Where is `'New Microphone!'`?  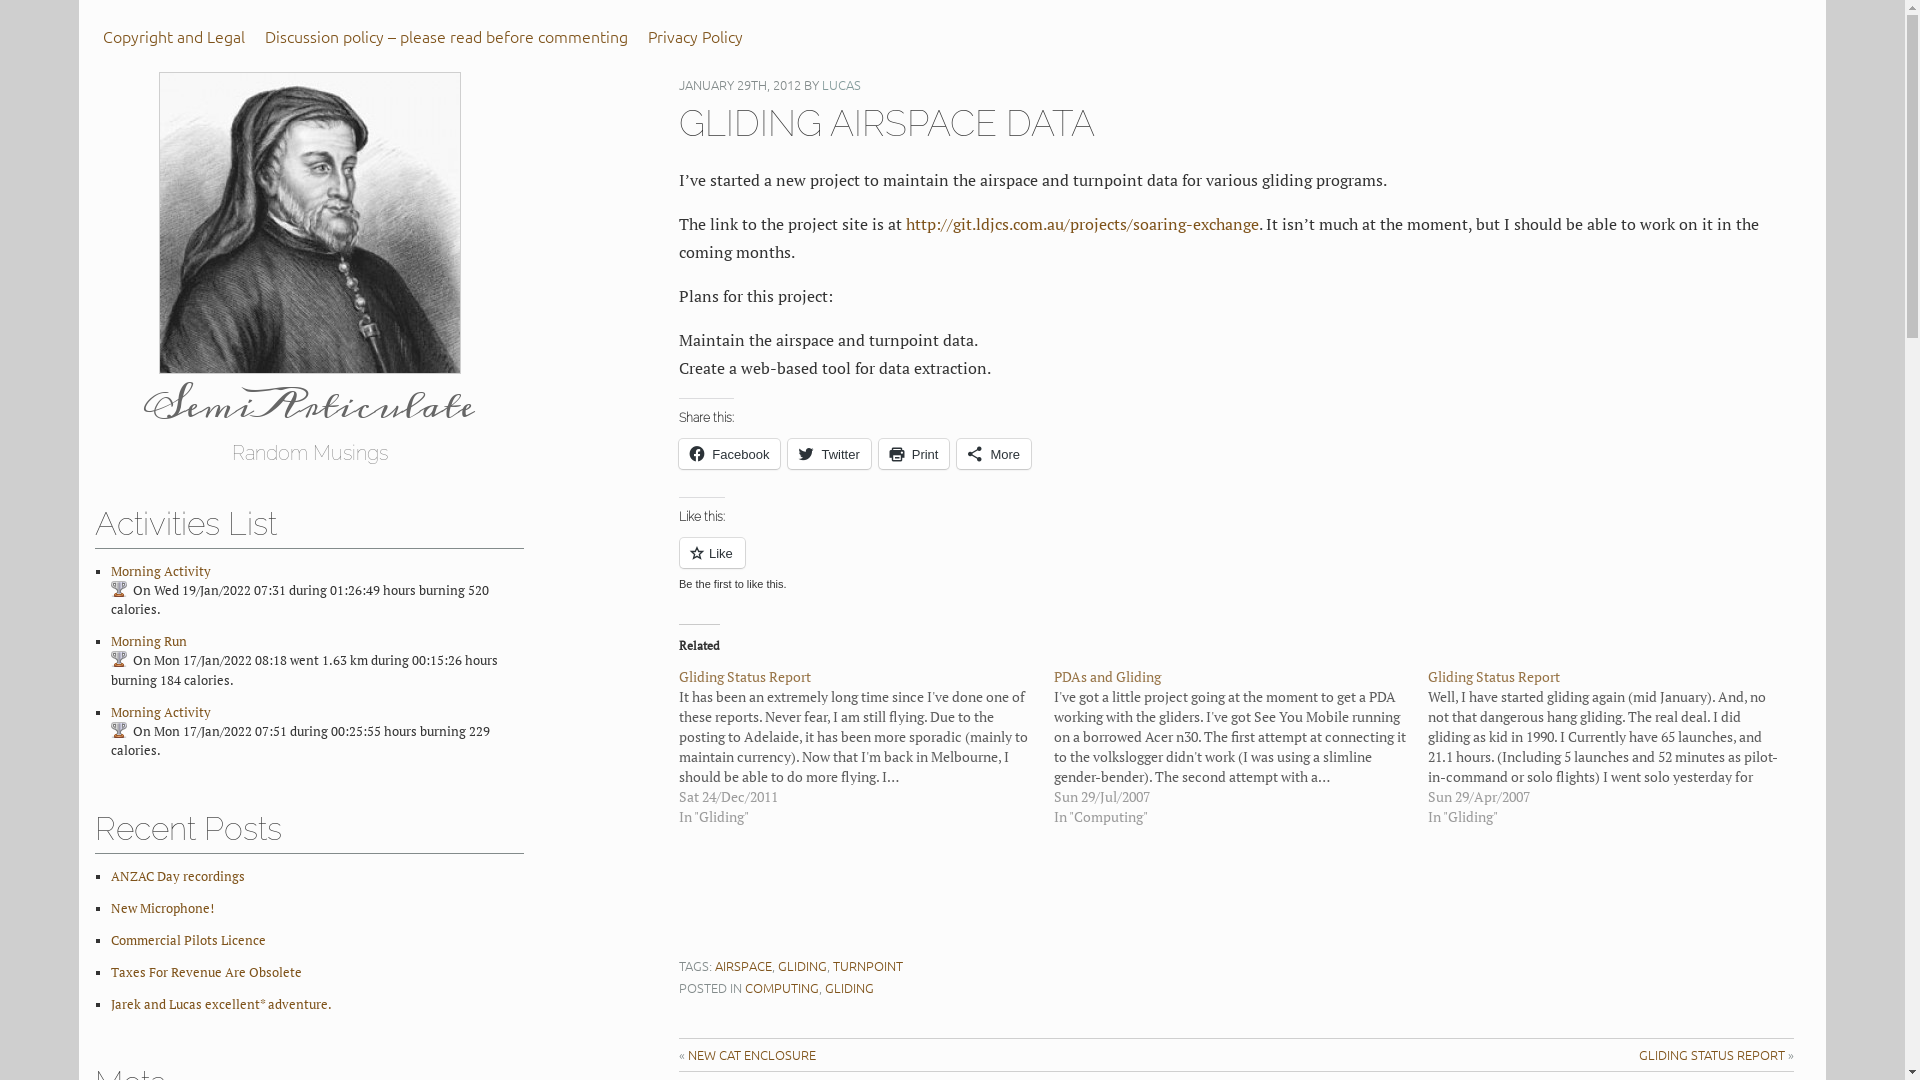
'New Microphone!' is located at coordinates (162, 908).